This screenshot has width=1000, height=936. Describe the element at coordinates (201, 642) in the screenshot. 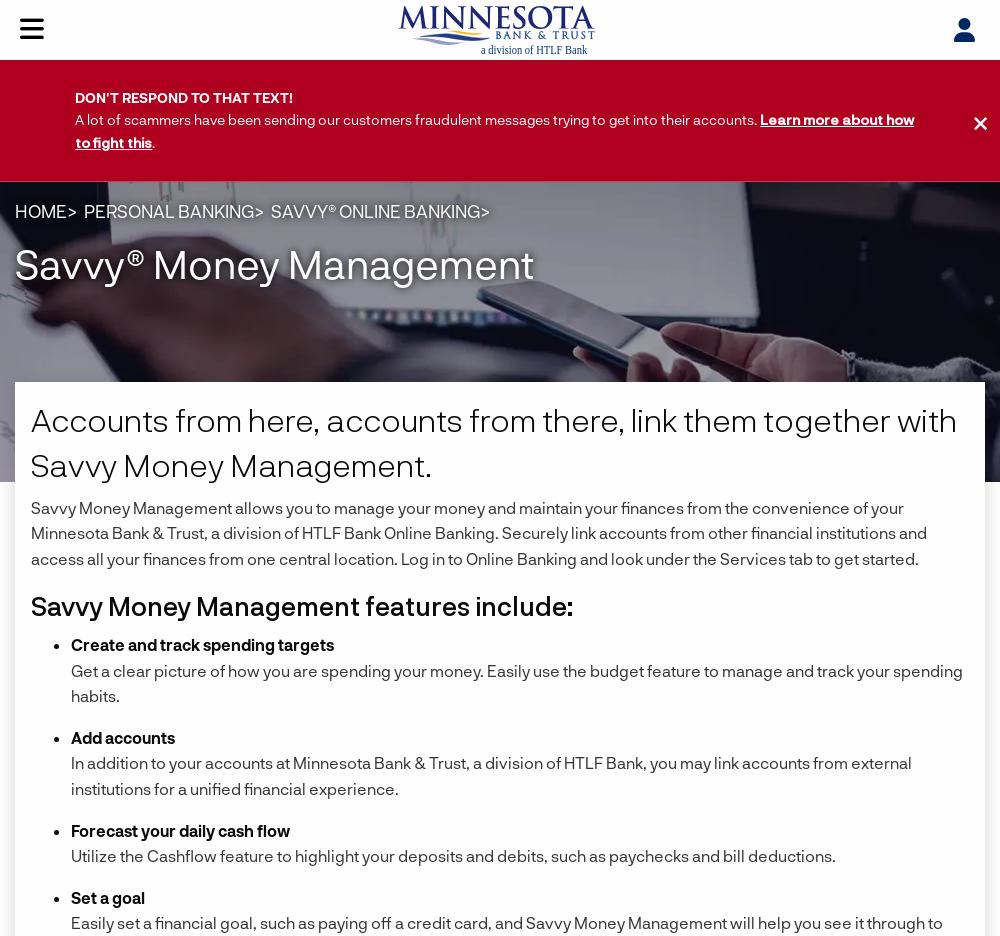

I see `'Create and track spending targets'` at that location.